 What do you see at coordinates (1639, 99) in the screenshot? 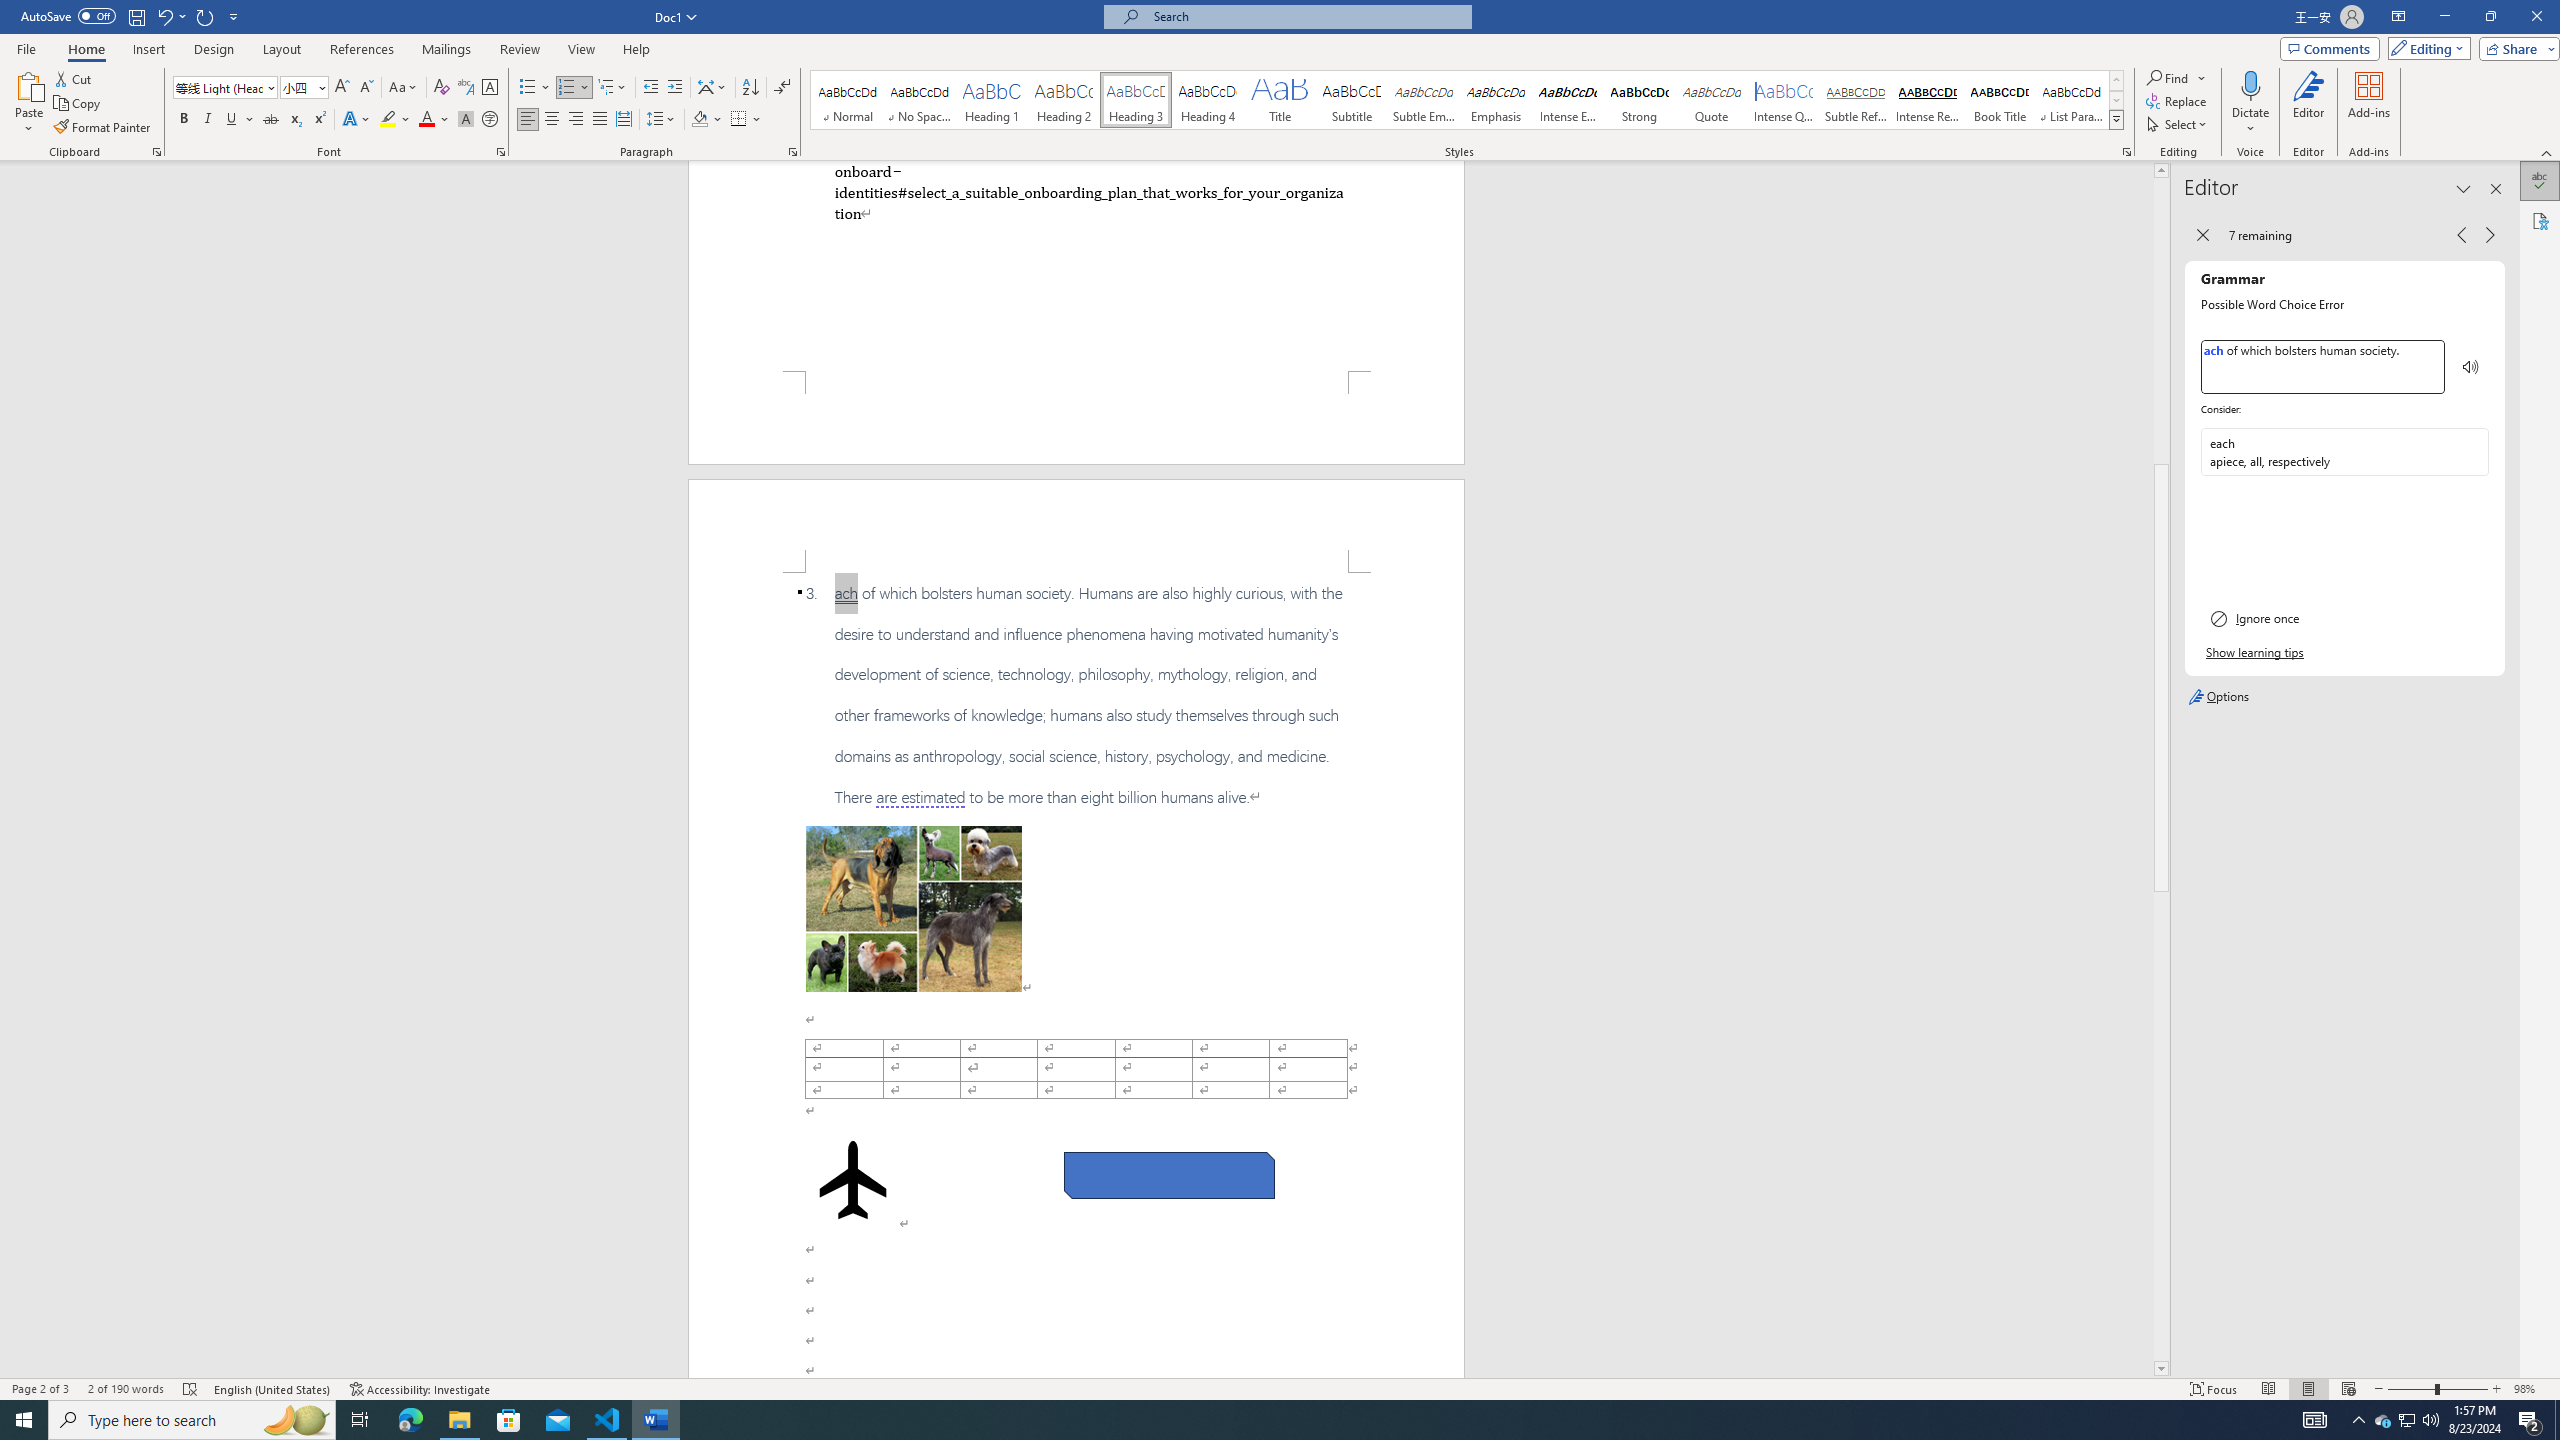
I see `'Strong'` at bounding box center [1639, 99].